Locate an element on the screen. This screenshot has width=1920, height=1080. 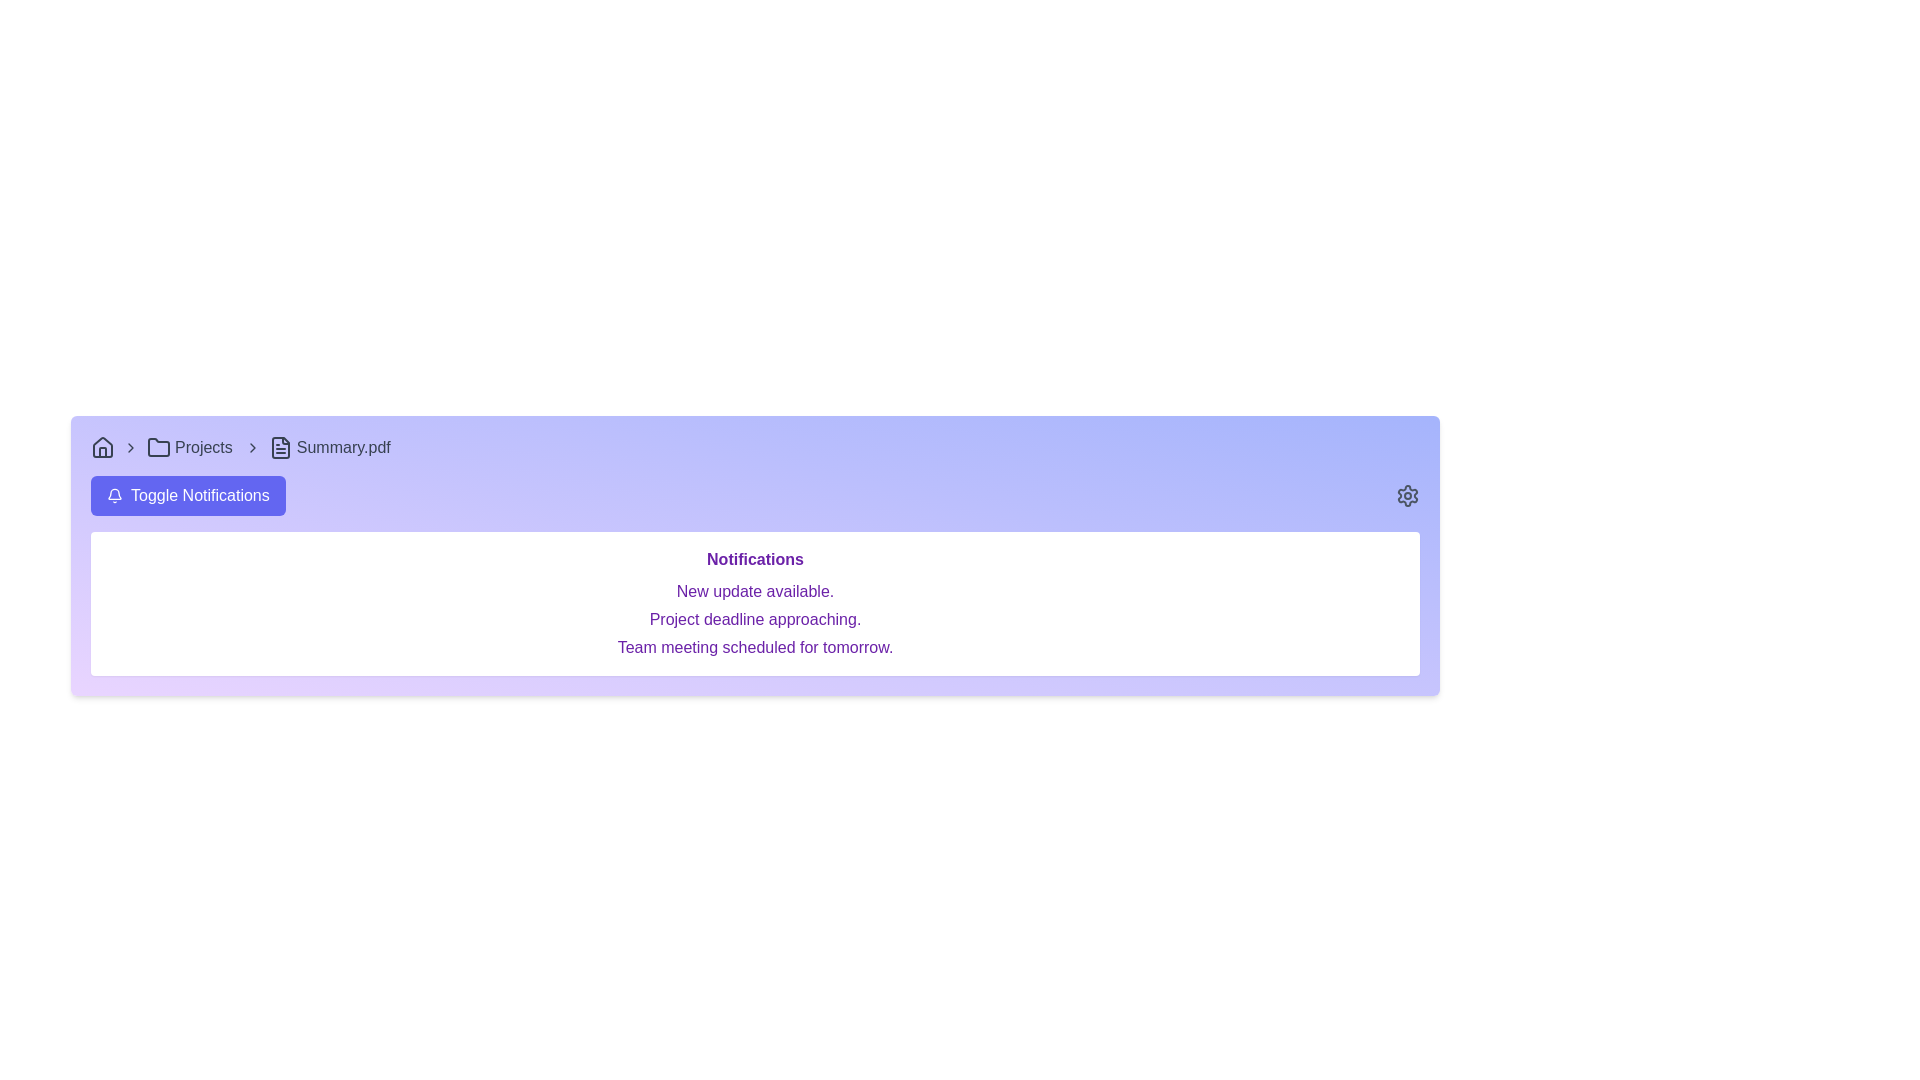
the notification that states 'Project deadline approaching.' which is the second notification under the 'Notifications' heading is located at coordinates (754, 619).